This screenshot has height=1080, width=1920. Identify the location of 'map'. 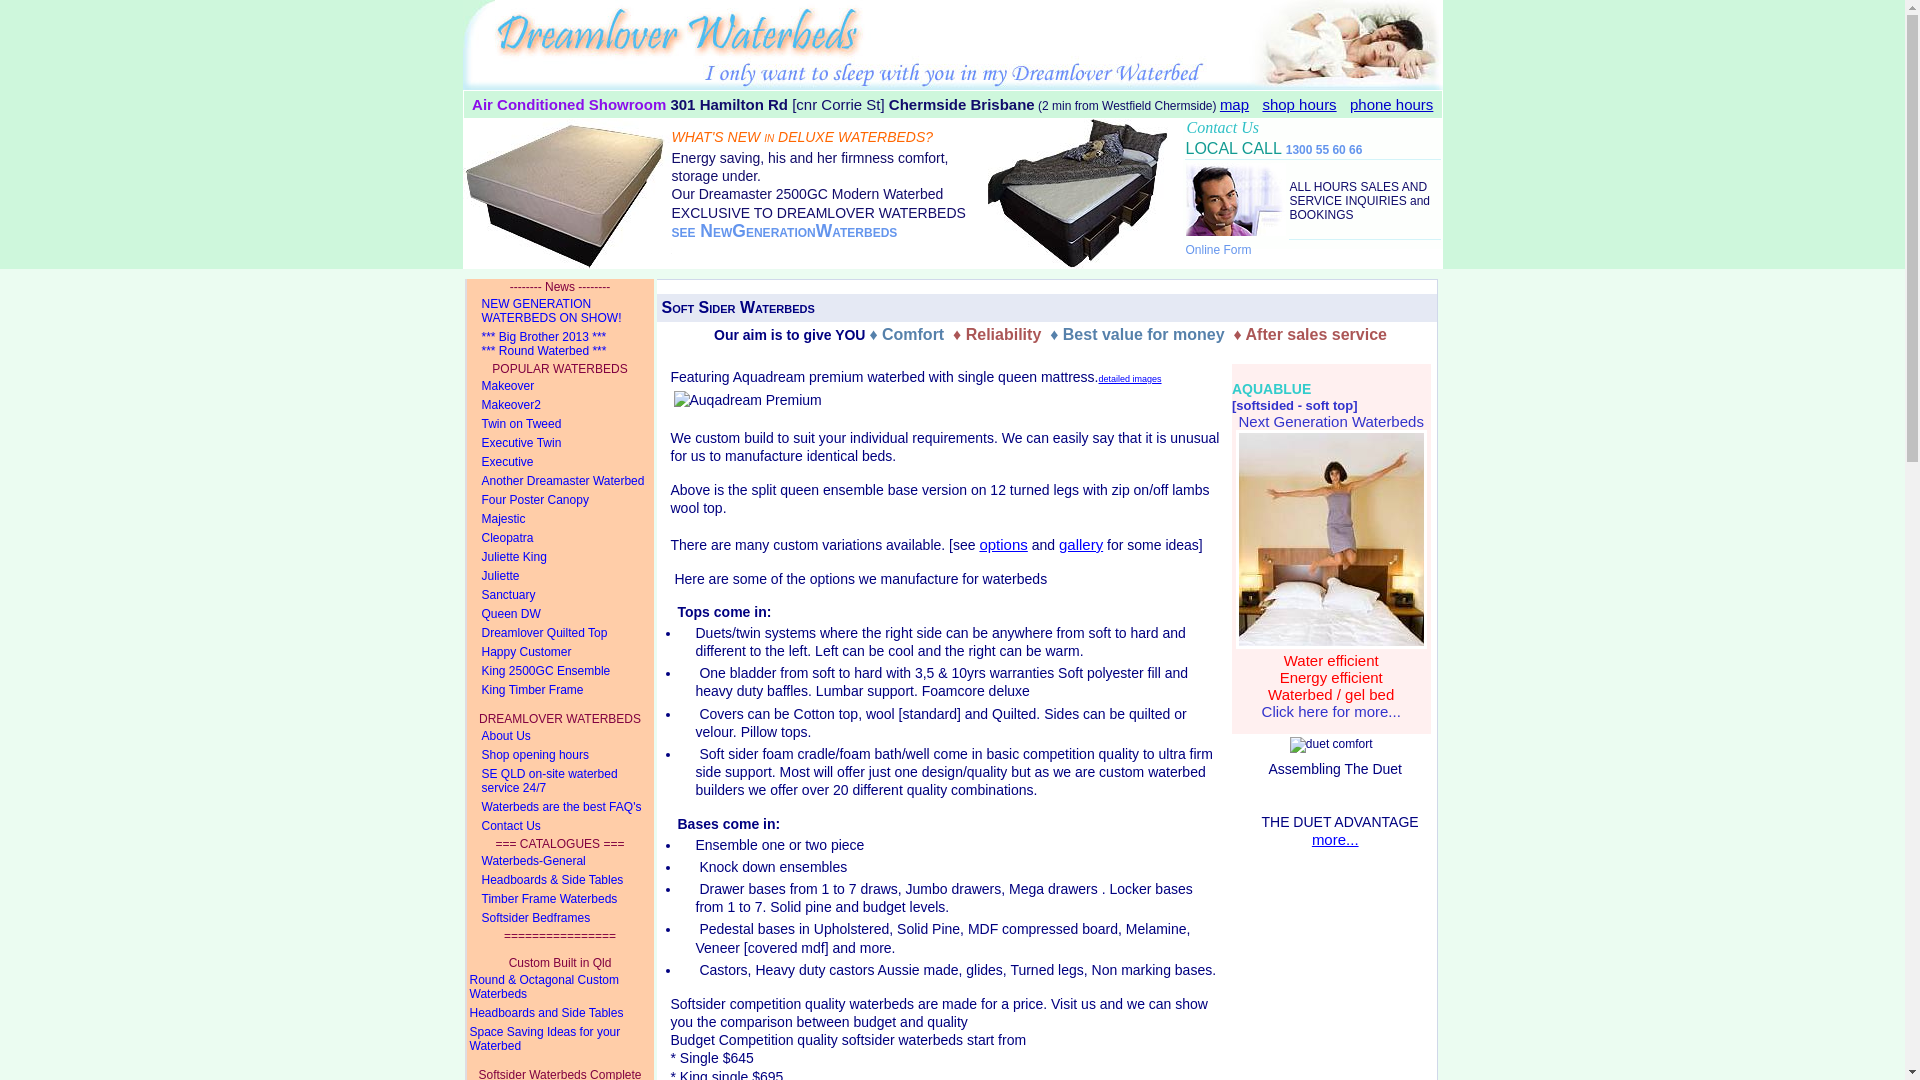
(1233, 105).